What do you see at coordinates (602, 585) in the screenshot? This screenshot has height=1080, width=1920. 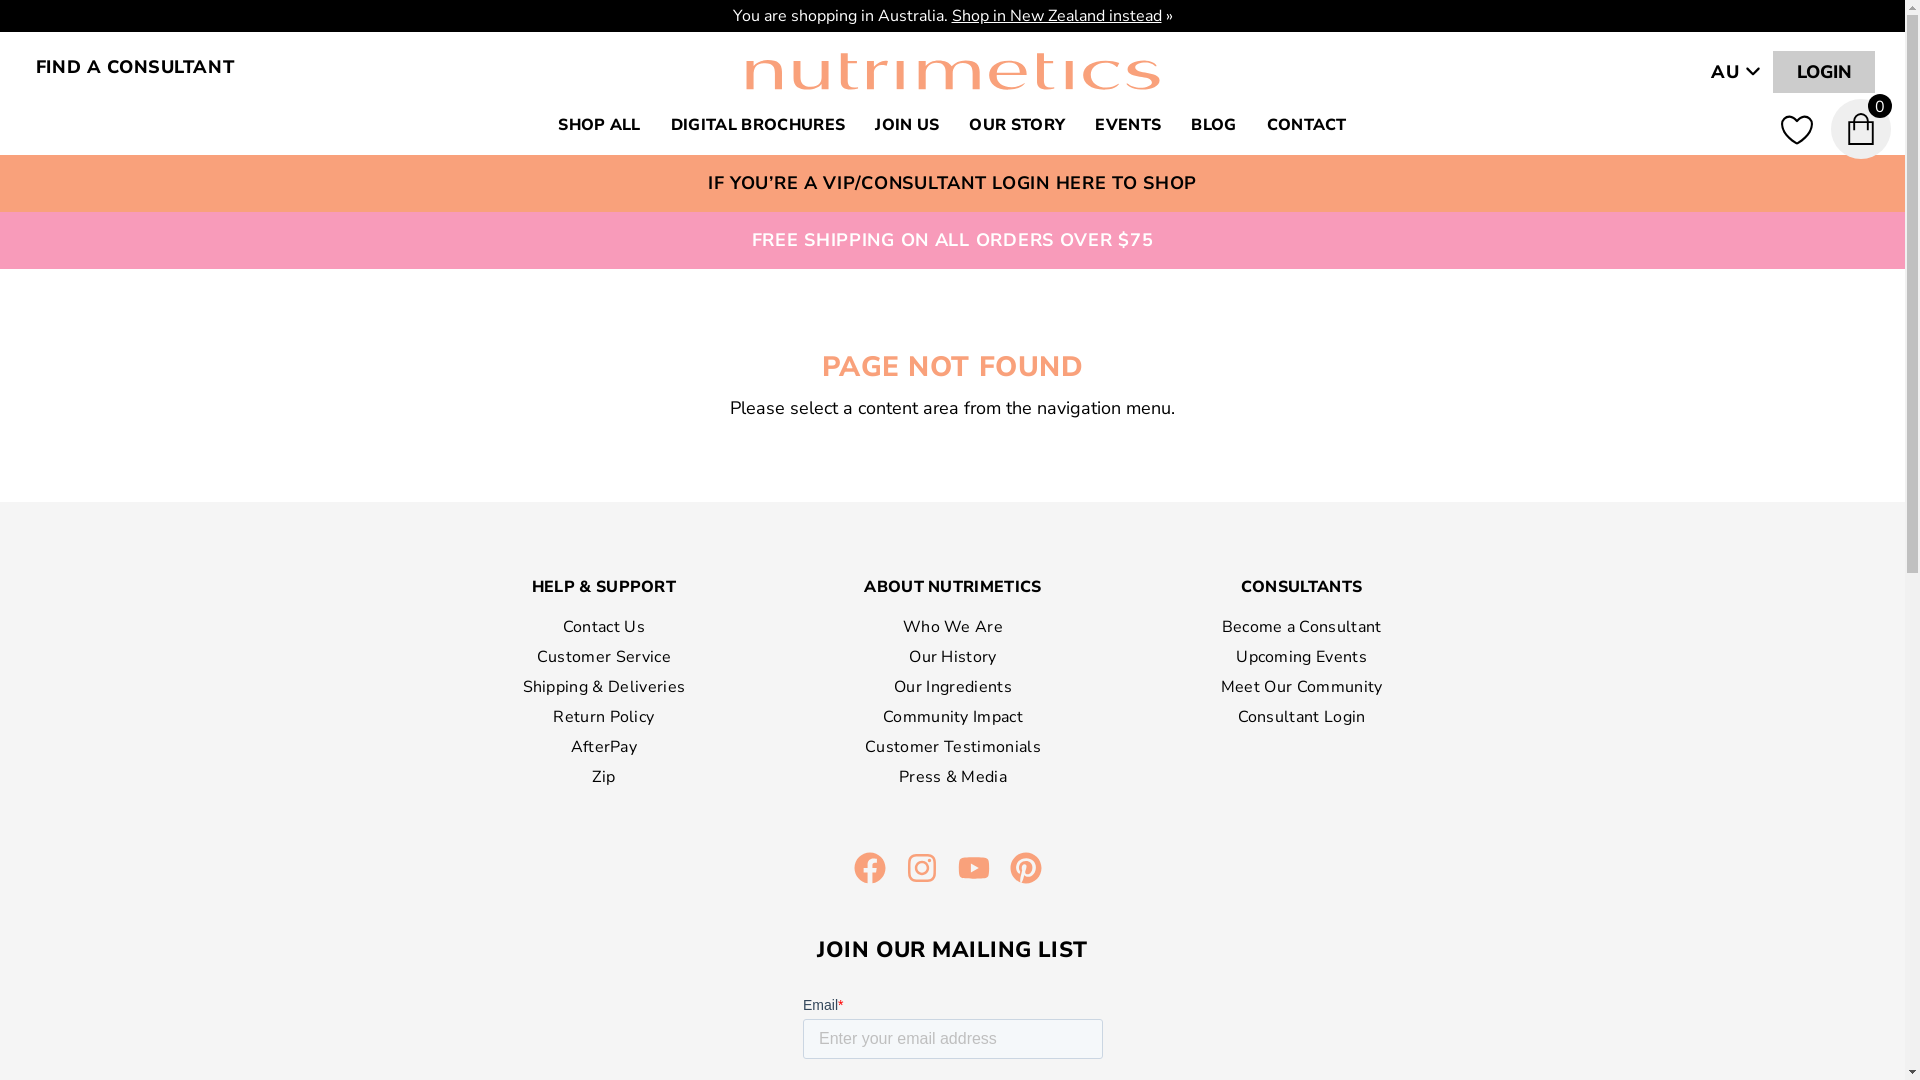 I see `'HELP & SUPPORT'` at bounding box center [602, 585].